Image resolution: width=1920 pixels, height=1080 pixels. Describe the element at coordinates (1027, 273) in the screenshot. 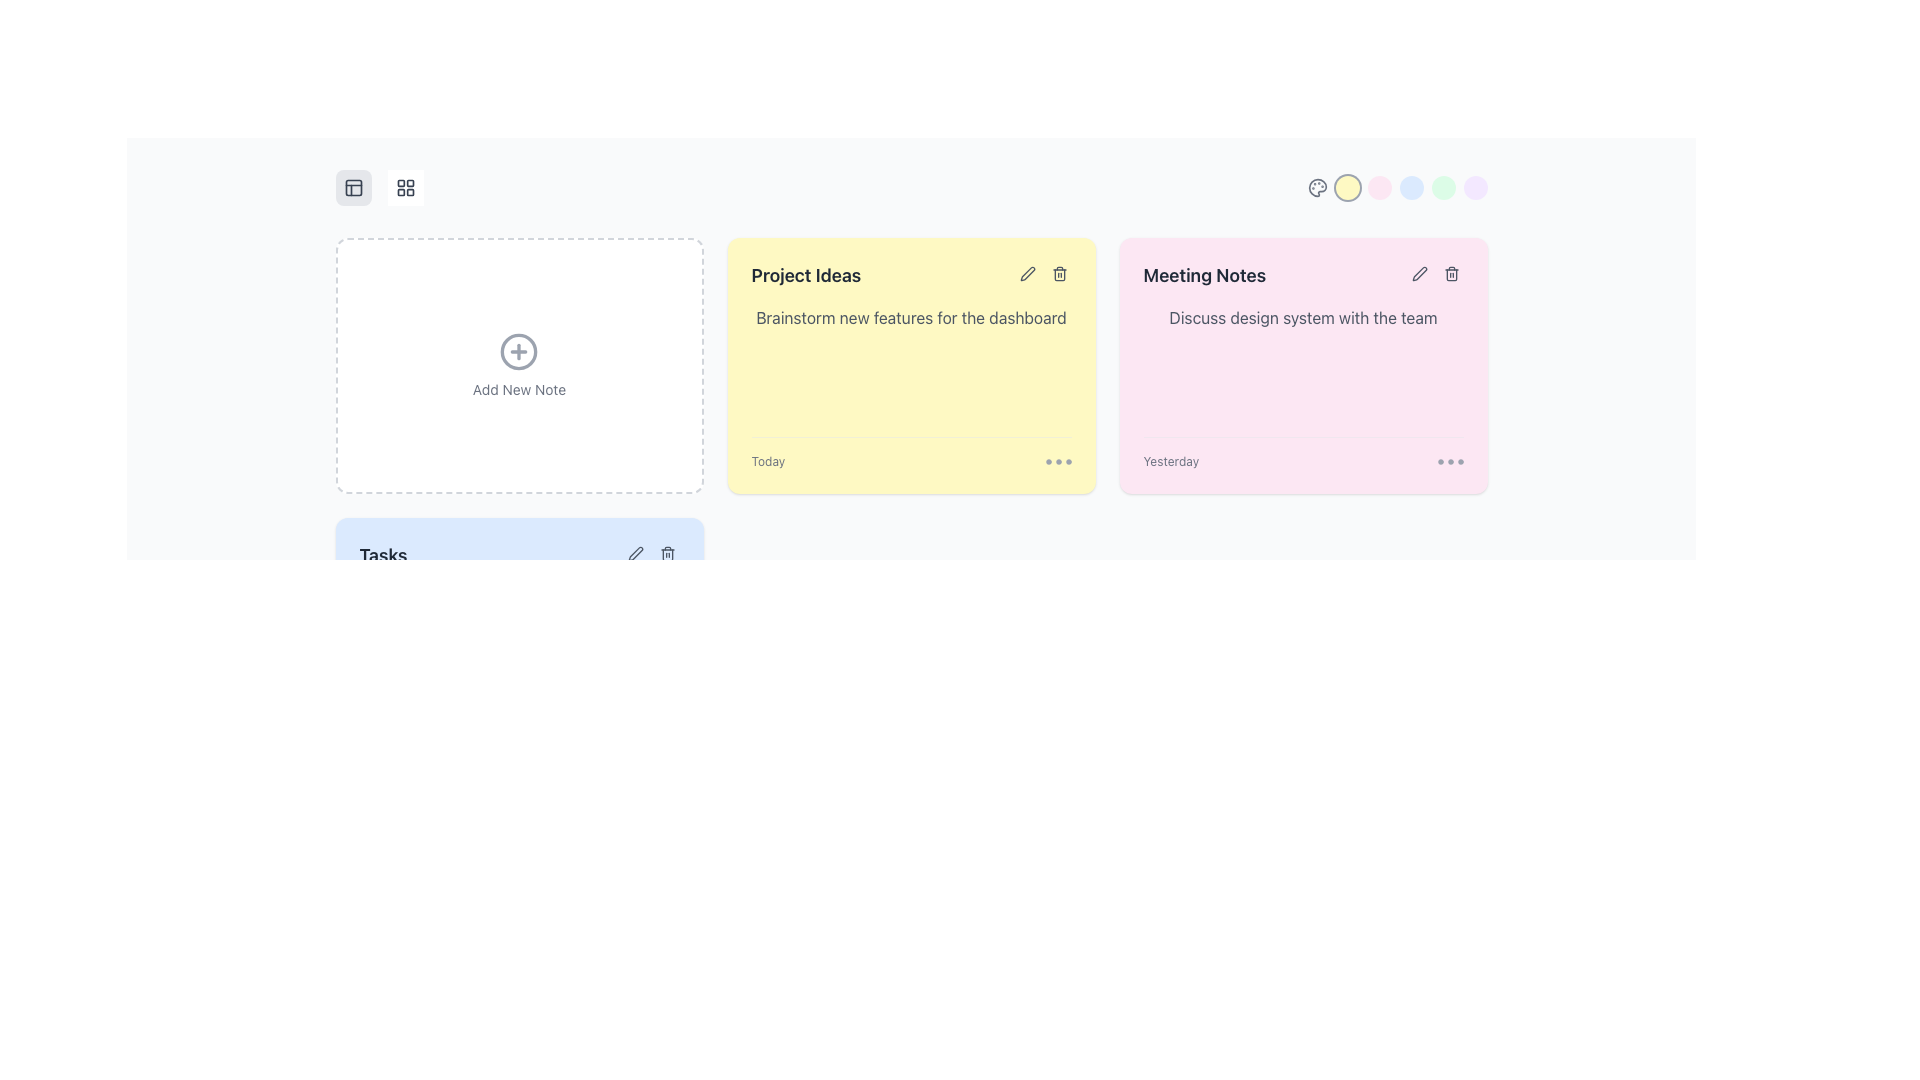

I see `the editing icon located in the top-right corner of the 'Project Ideas' card` at that location.